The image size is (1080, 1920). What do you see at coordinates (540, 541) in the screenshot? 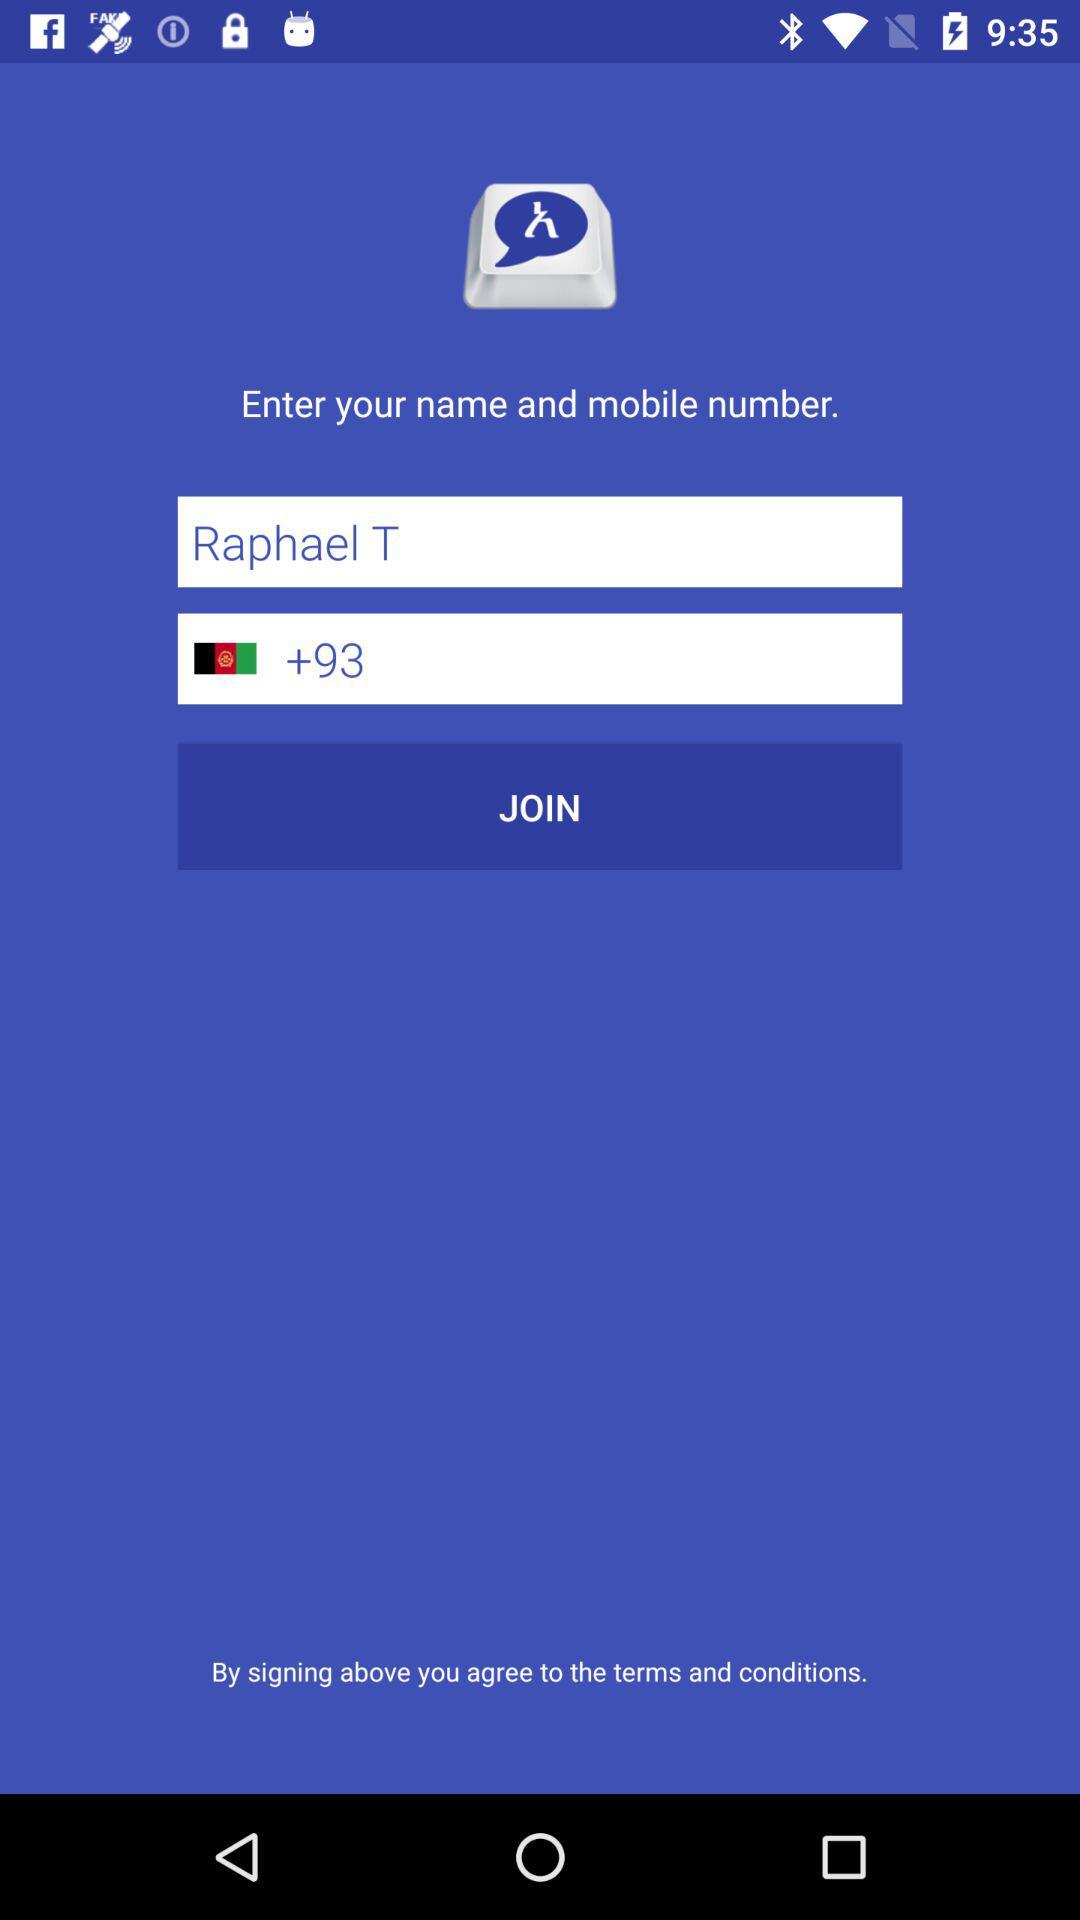
I see `the raphael t` at bounding box center [540, 541].